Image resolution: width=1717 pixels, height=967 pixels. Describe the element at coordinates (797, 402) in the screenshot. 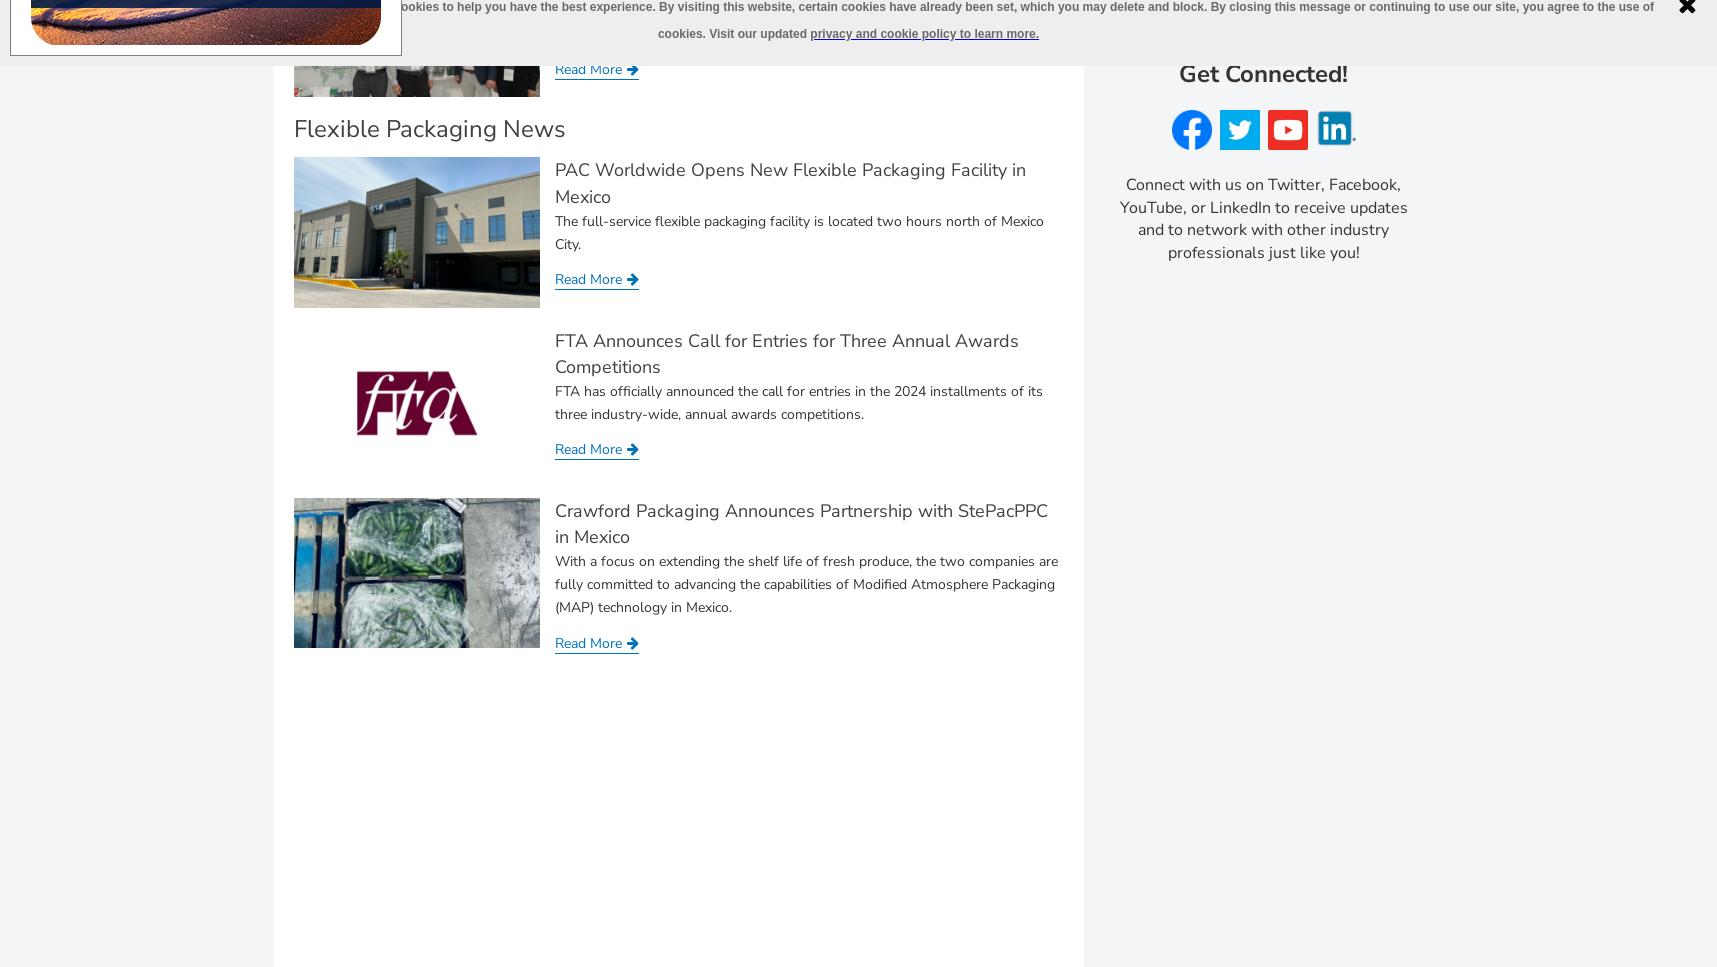

I see `'FTA has officially announced the call for entries in the 2024 installments of its three industry-wide, annual awards competitions.'` at that location.